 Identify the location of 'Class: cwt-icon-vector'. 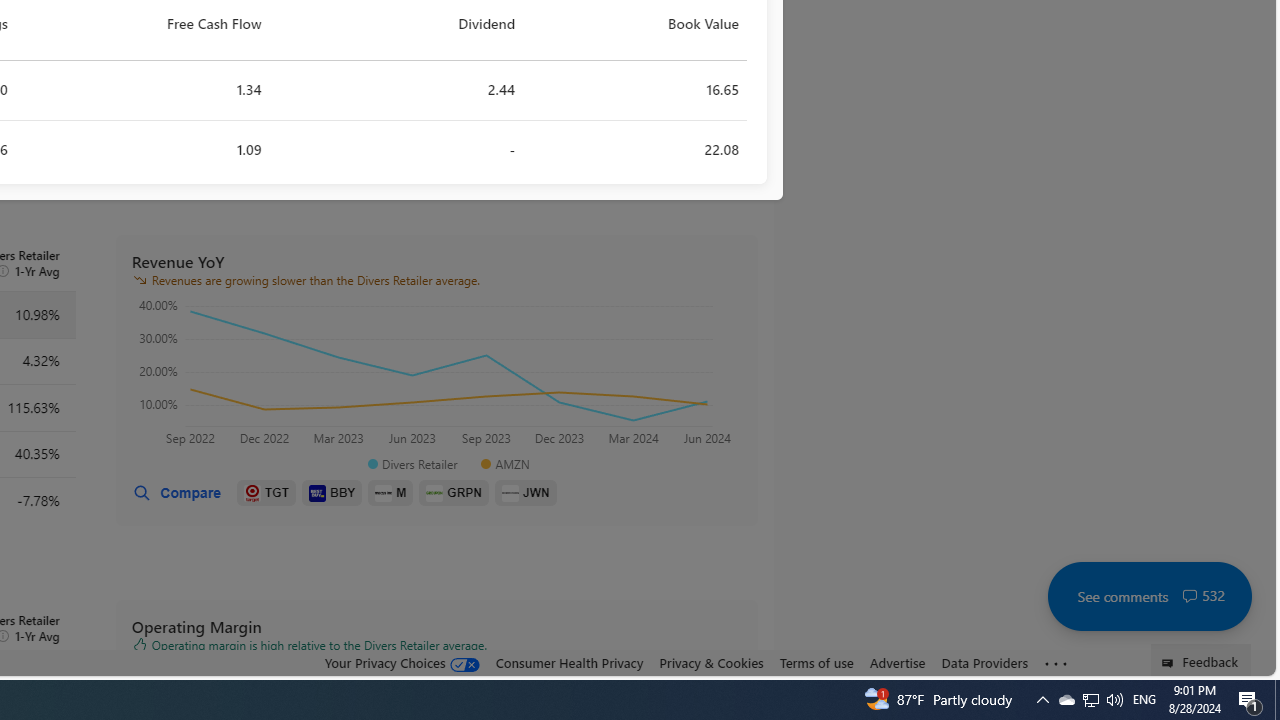
(1190, 595).